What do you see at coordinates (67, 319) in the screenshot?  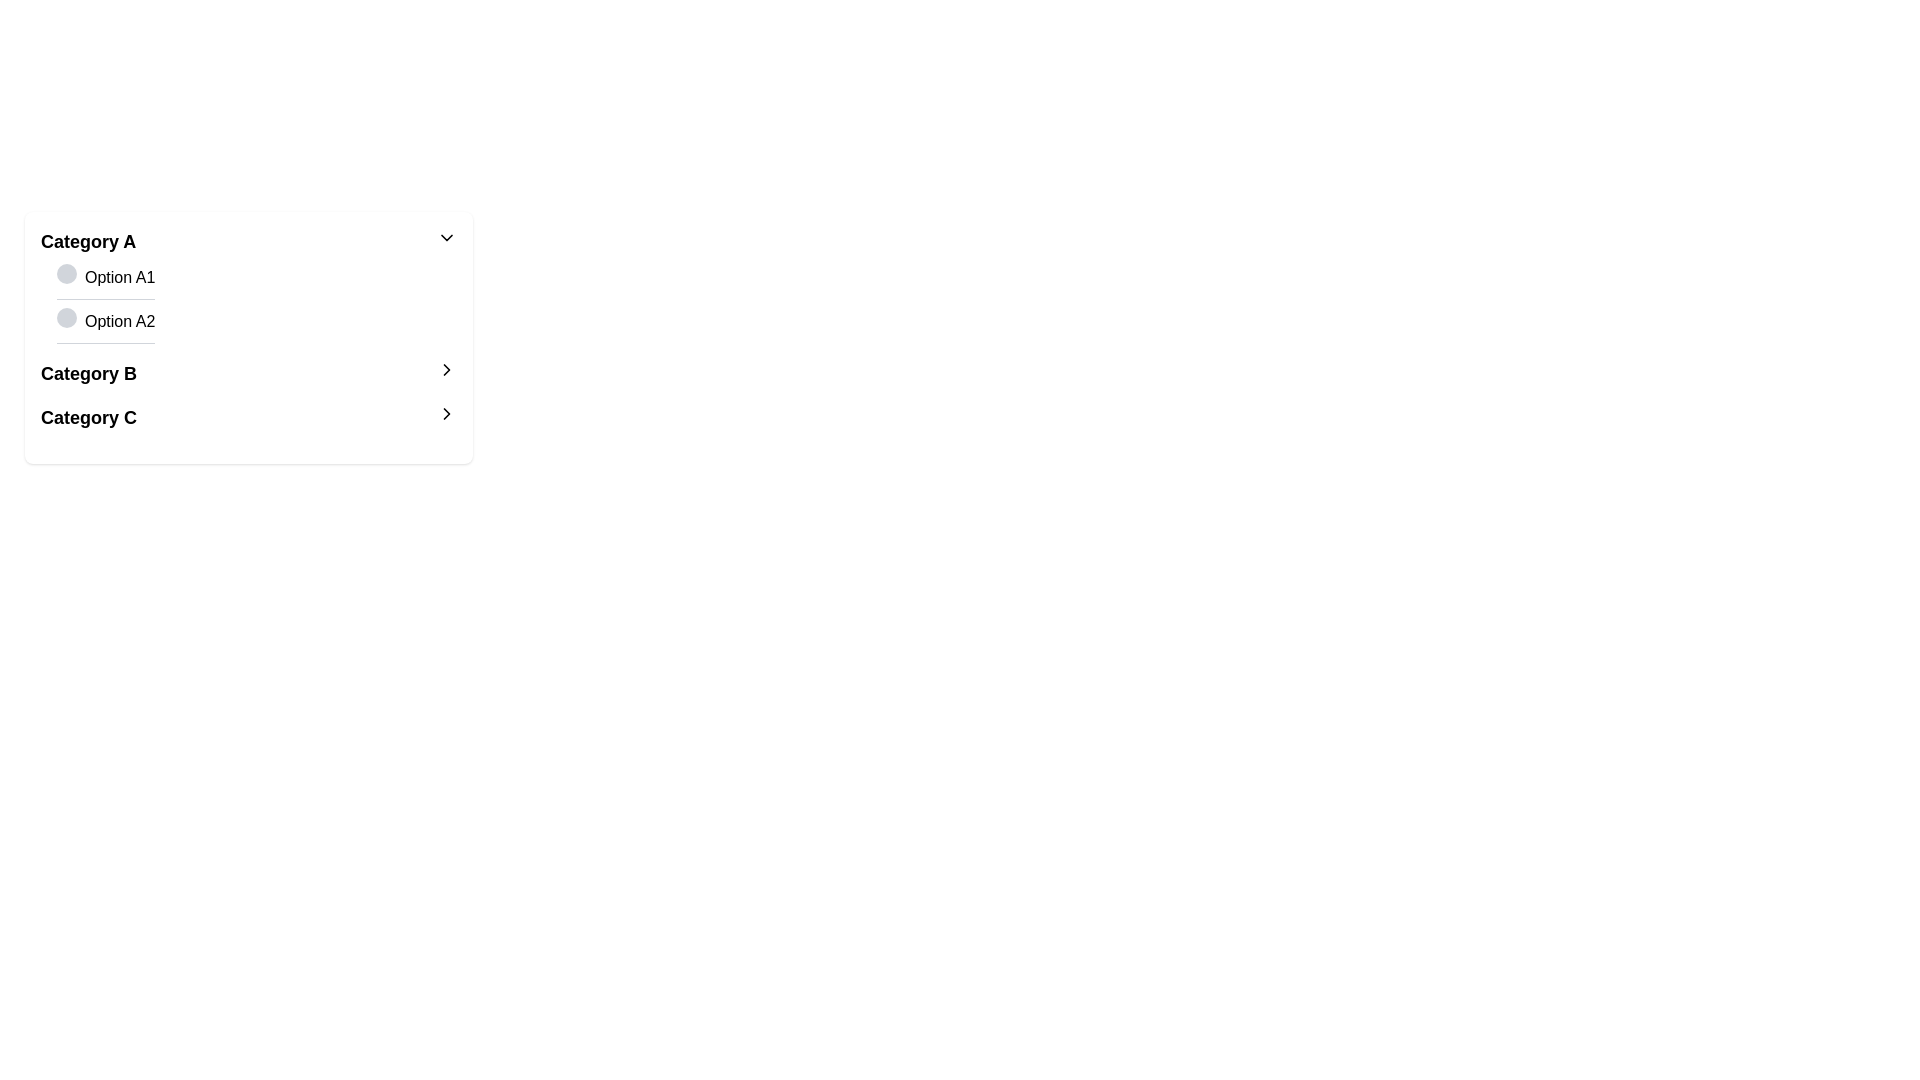 I see `the radio button for 'Option A2'` at bounding box center [67, 319].